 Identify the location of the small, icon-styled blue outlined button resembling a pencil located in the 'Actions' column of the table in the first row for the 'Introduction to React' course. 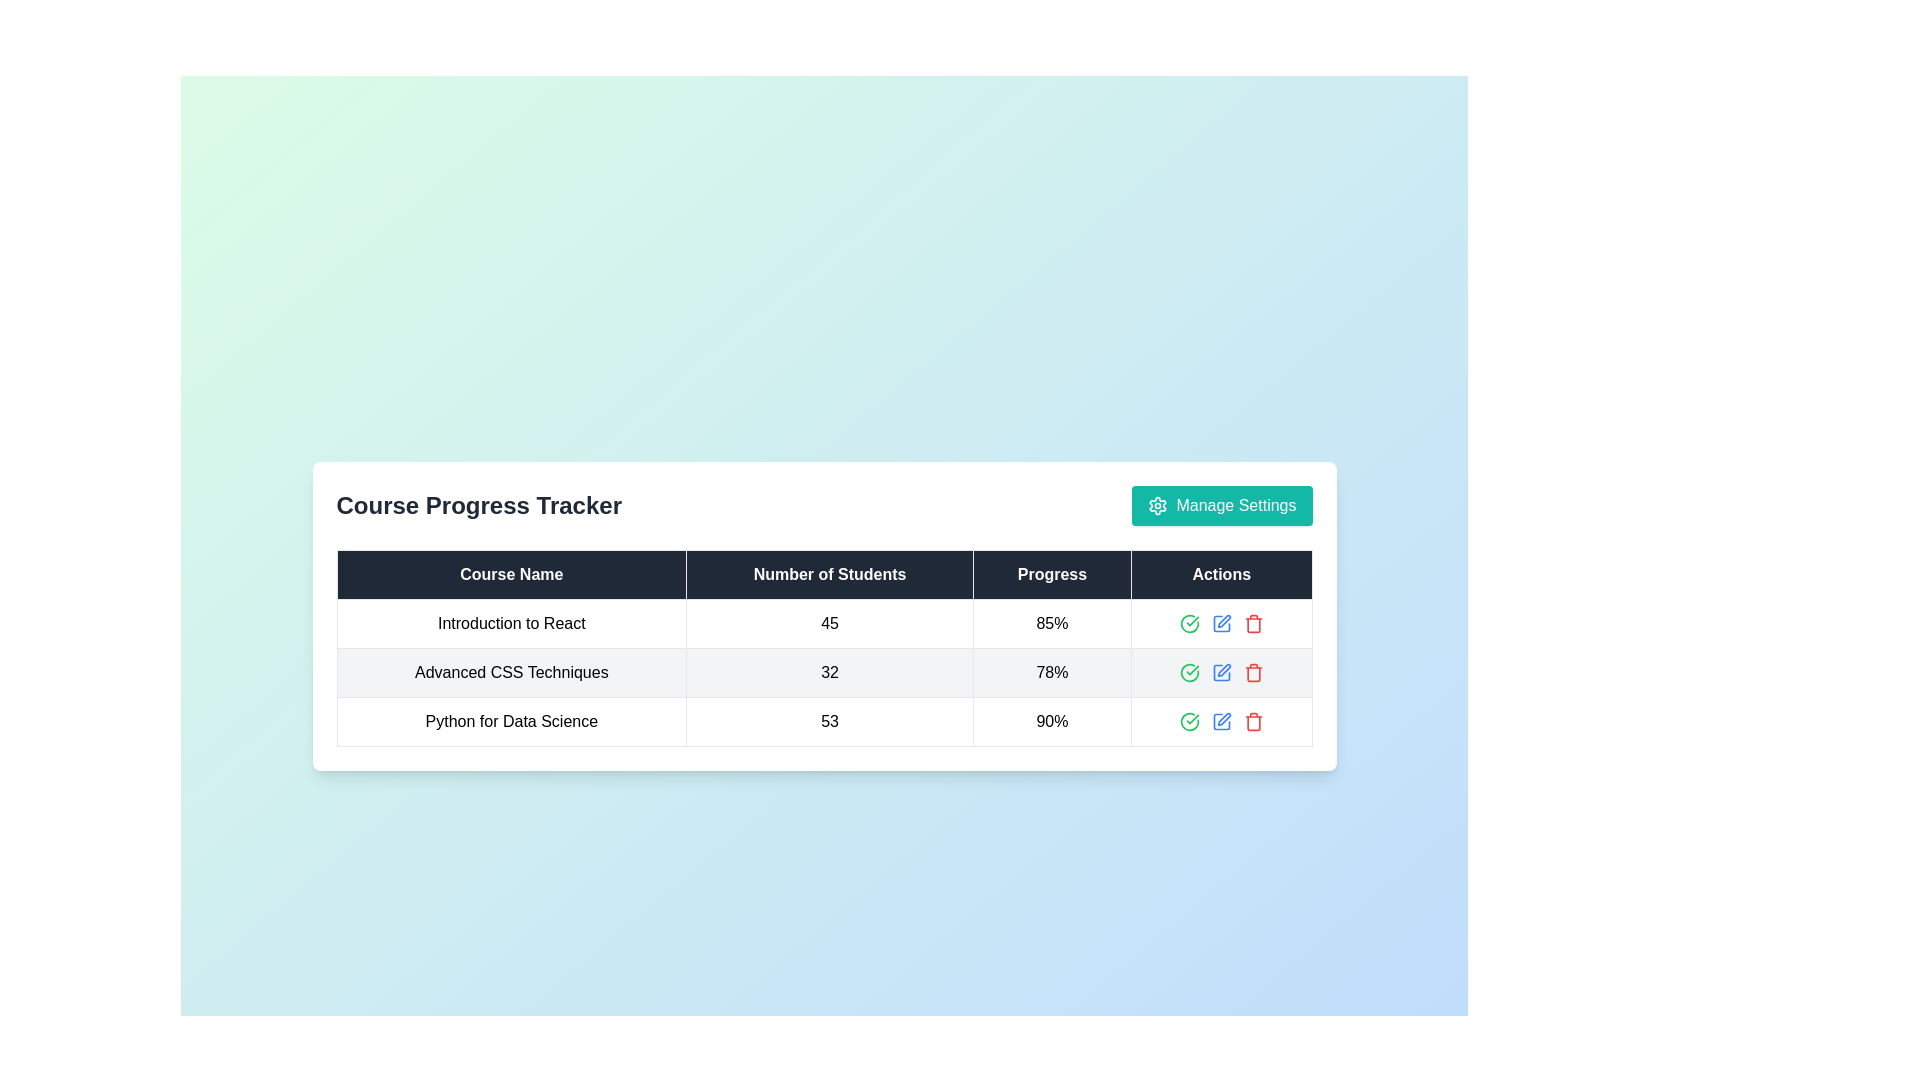
(1220, 622).